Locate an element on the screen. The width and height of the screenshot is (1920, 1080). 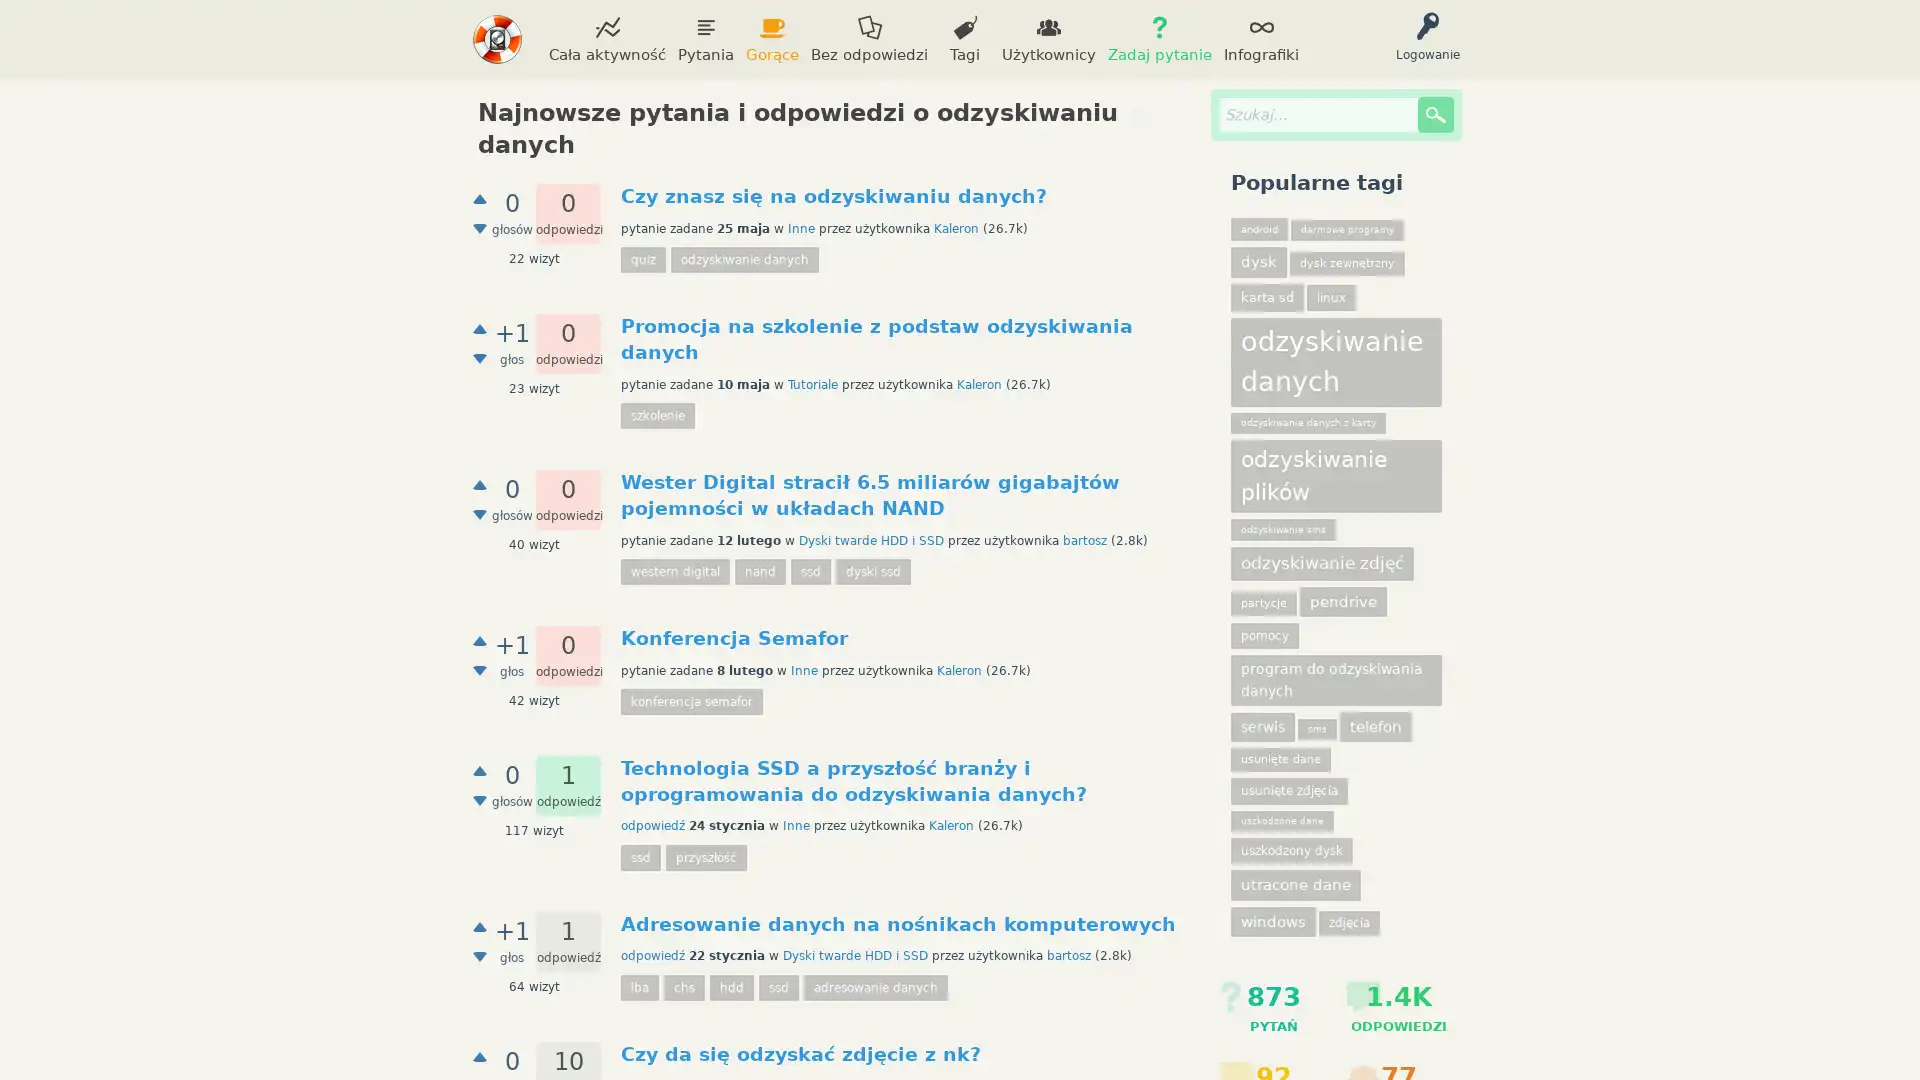
+ is located at coordinates (480, 485).